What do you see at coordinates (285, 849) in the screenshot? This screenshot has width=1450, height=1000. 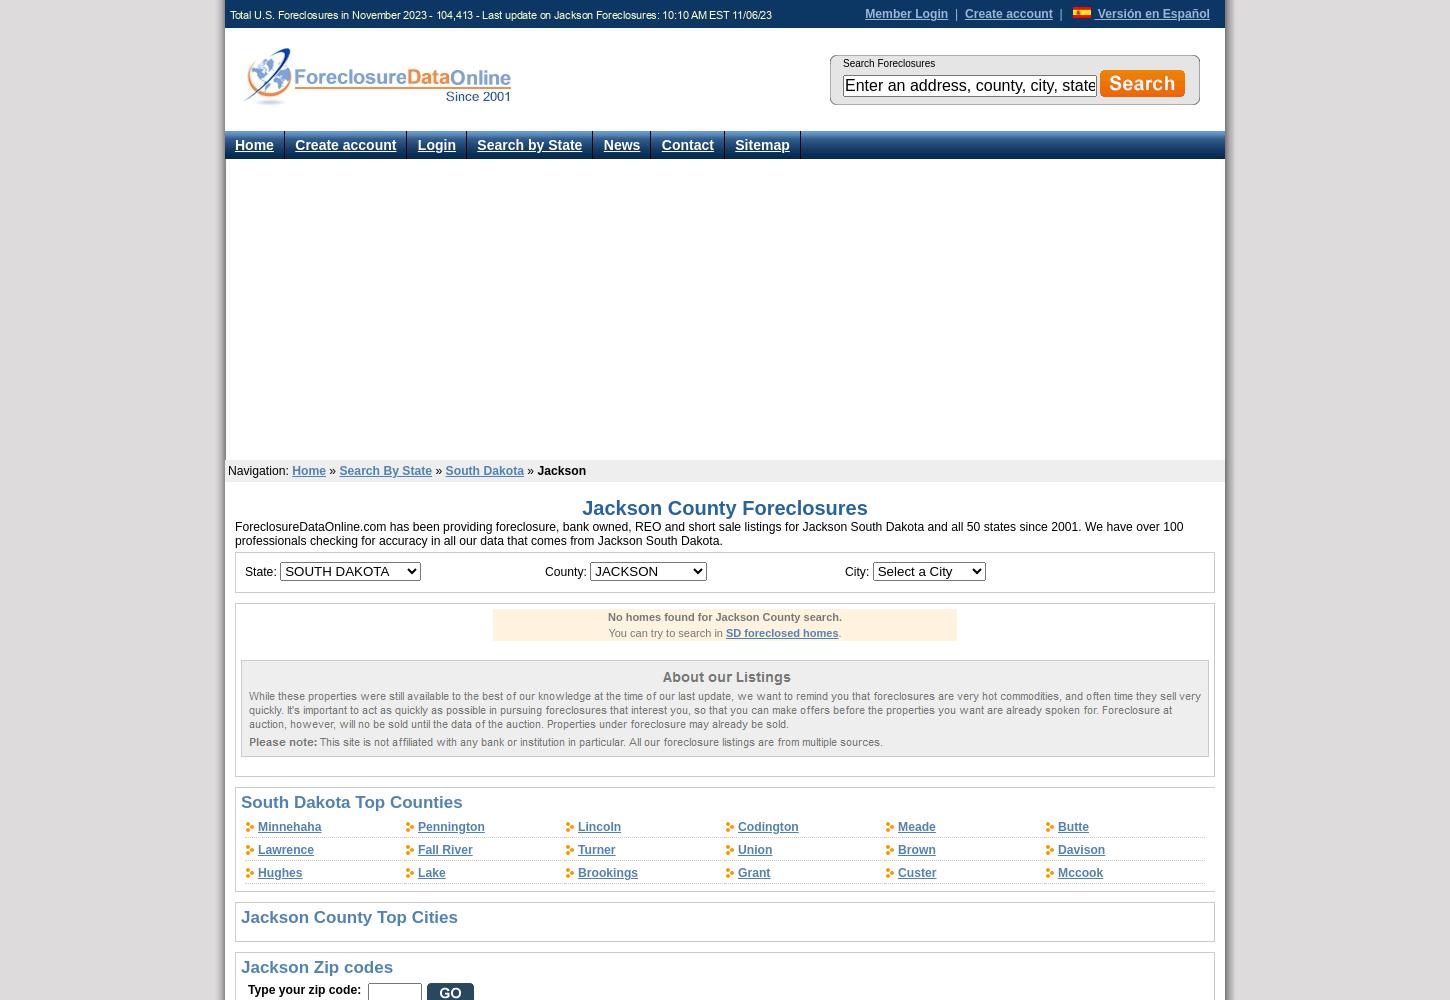 I see `'Lawrence'` at bounding box center [285, 849].